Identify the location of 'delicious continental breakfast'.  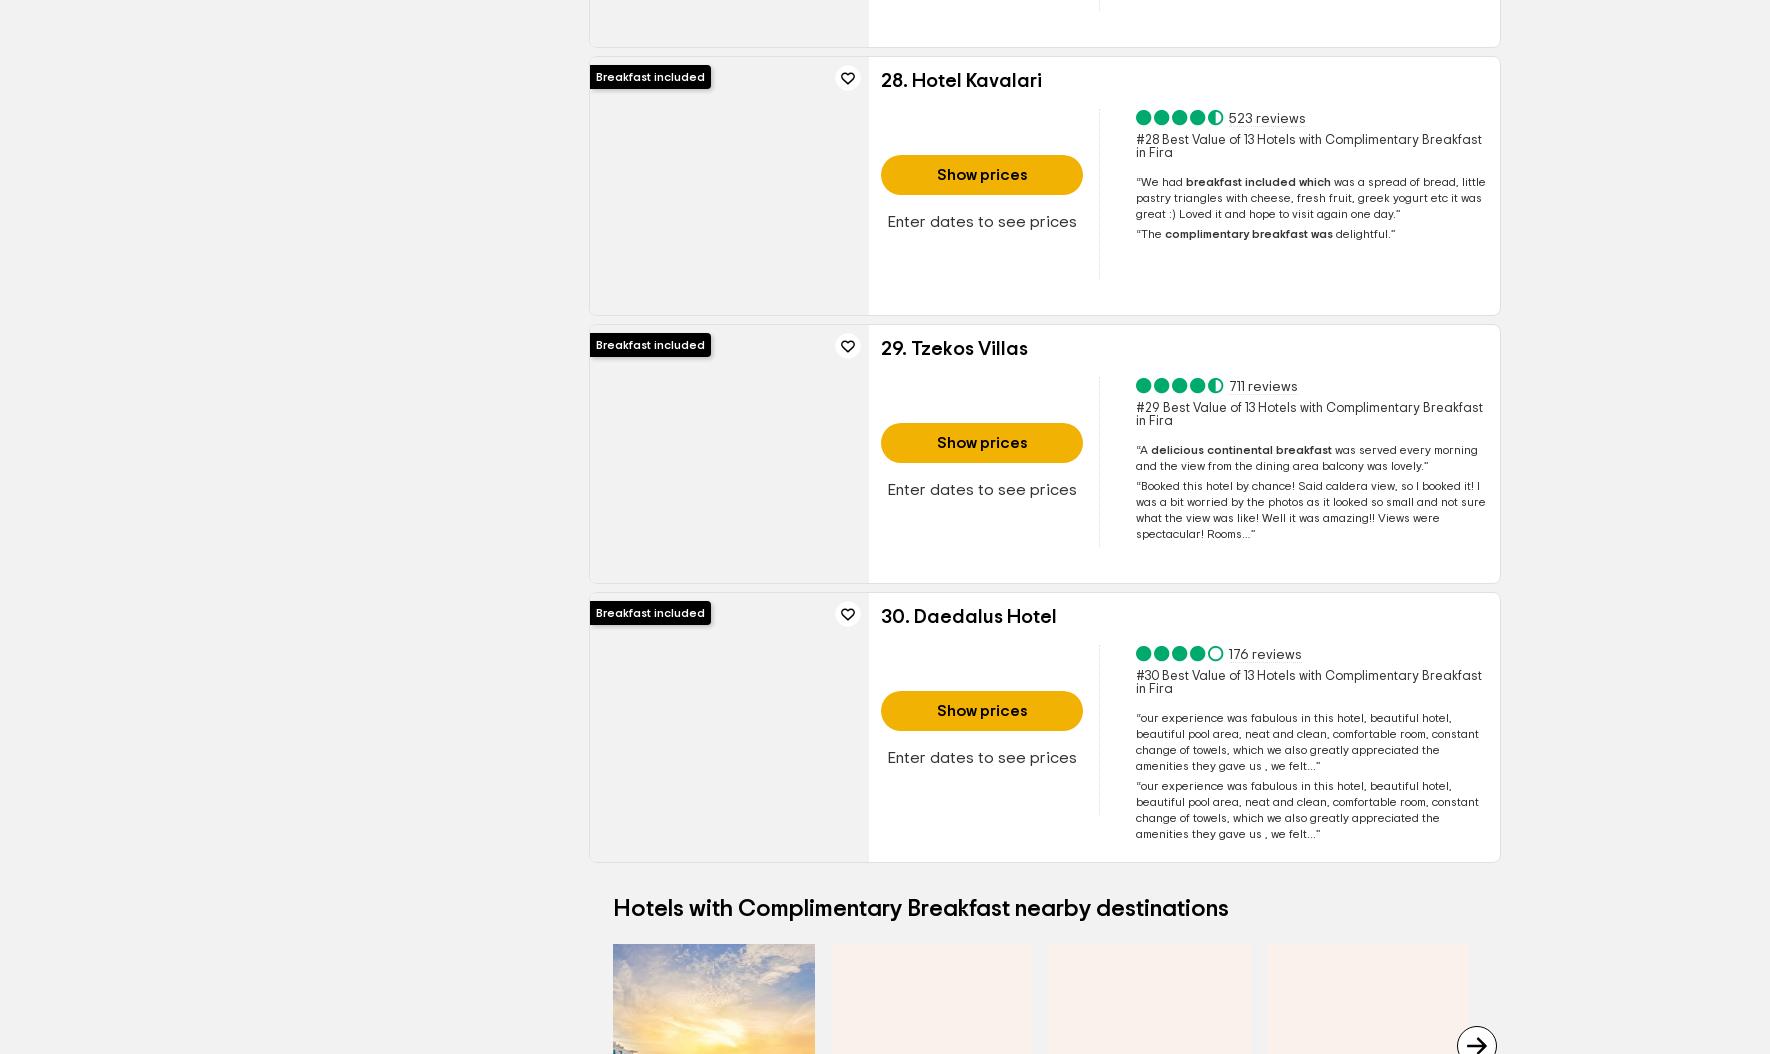
(1239, 449).